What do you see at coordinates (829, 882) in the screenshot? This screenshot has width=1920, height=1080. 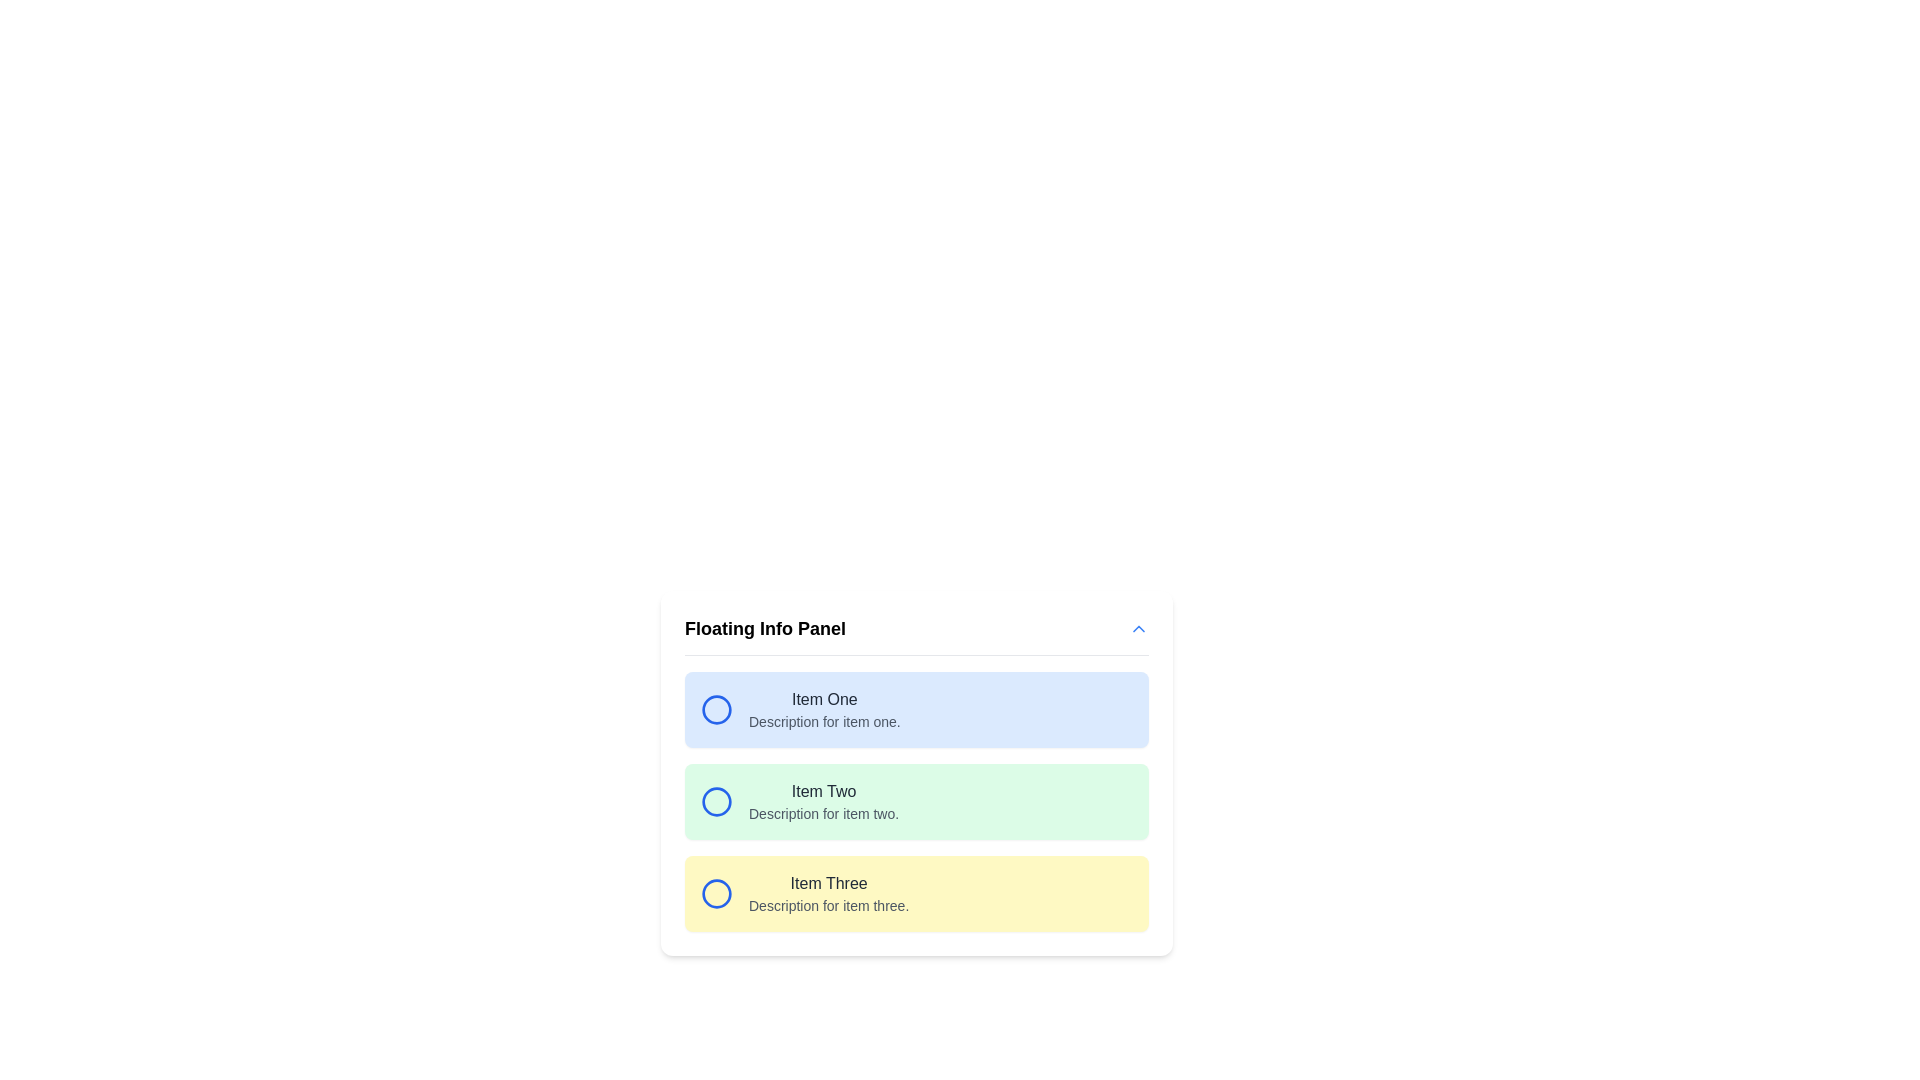 I see `text label that identifies the third item in the list under 'Floating Info Panel', located in the yellow section at the bottom of the vertically stacked list` at bounding box center [829, 882].